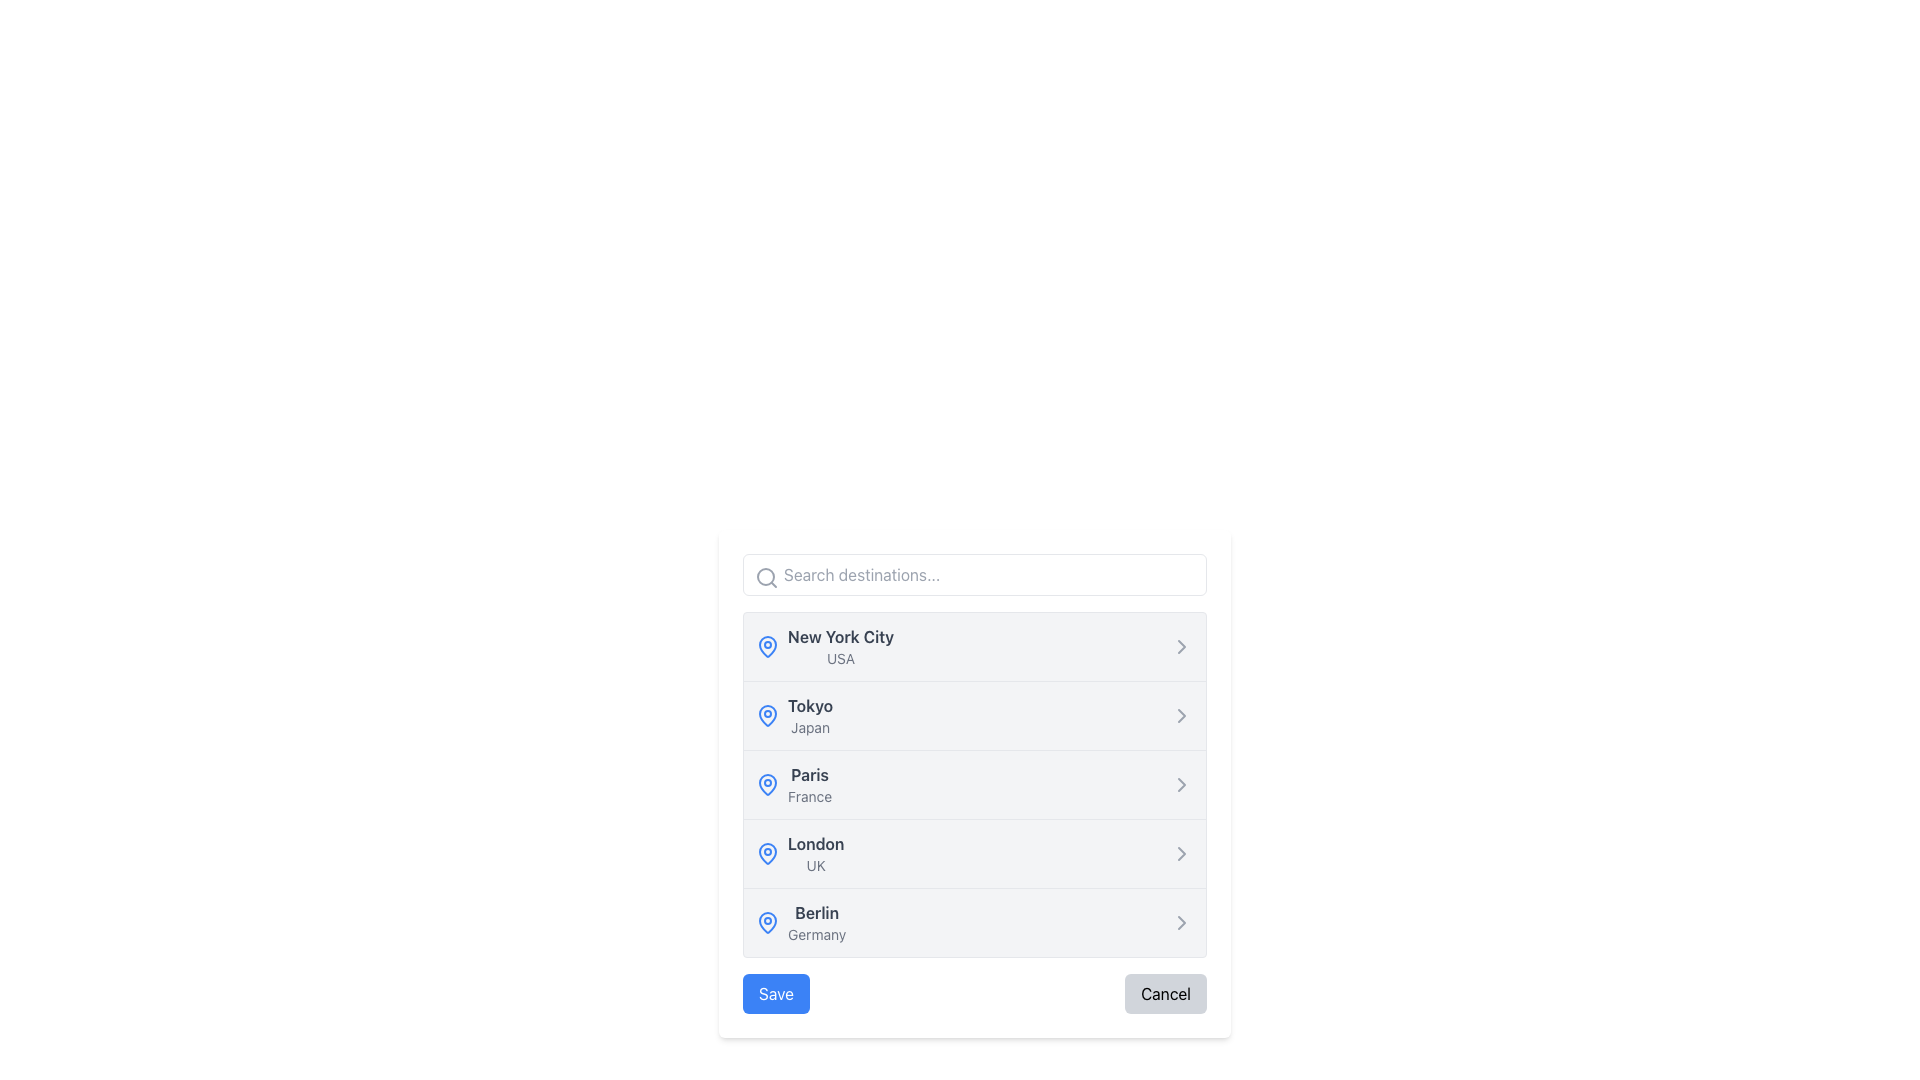 The height and width of the screenshot is (1080, 1920). Describe the element at coordinates (974, 922) in the screenshot. I see `the interactive list item for 'Berlin, Germany', which is the fifth row` at that location.